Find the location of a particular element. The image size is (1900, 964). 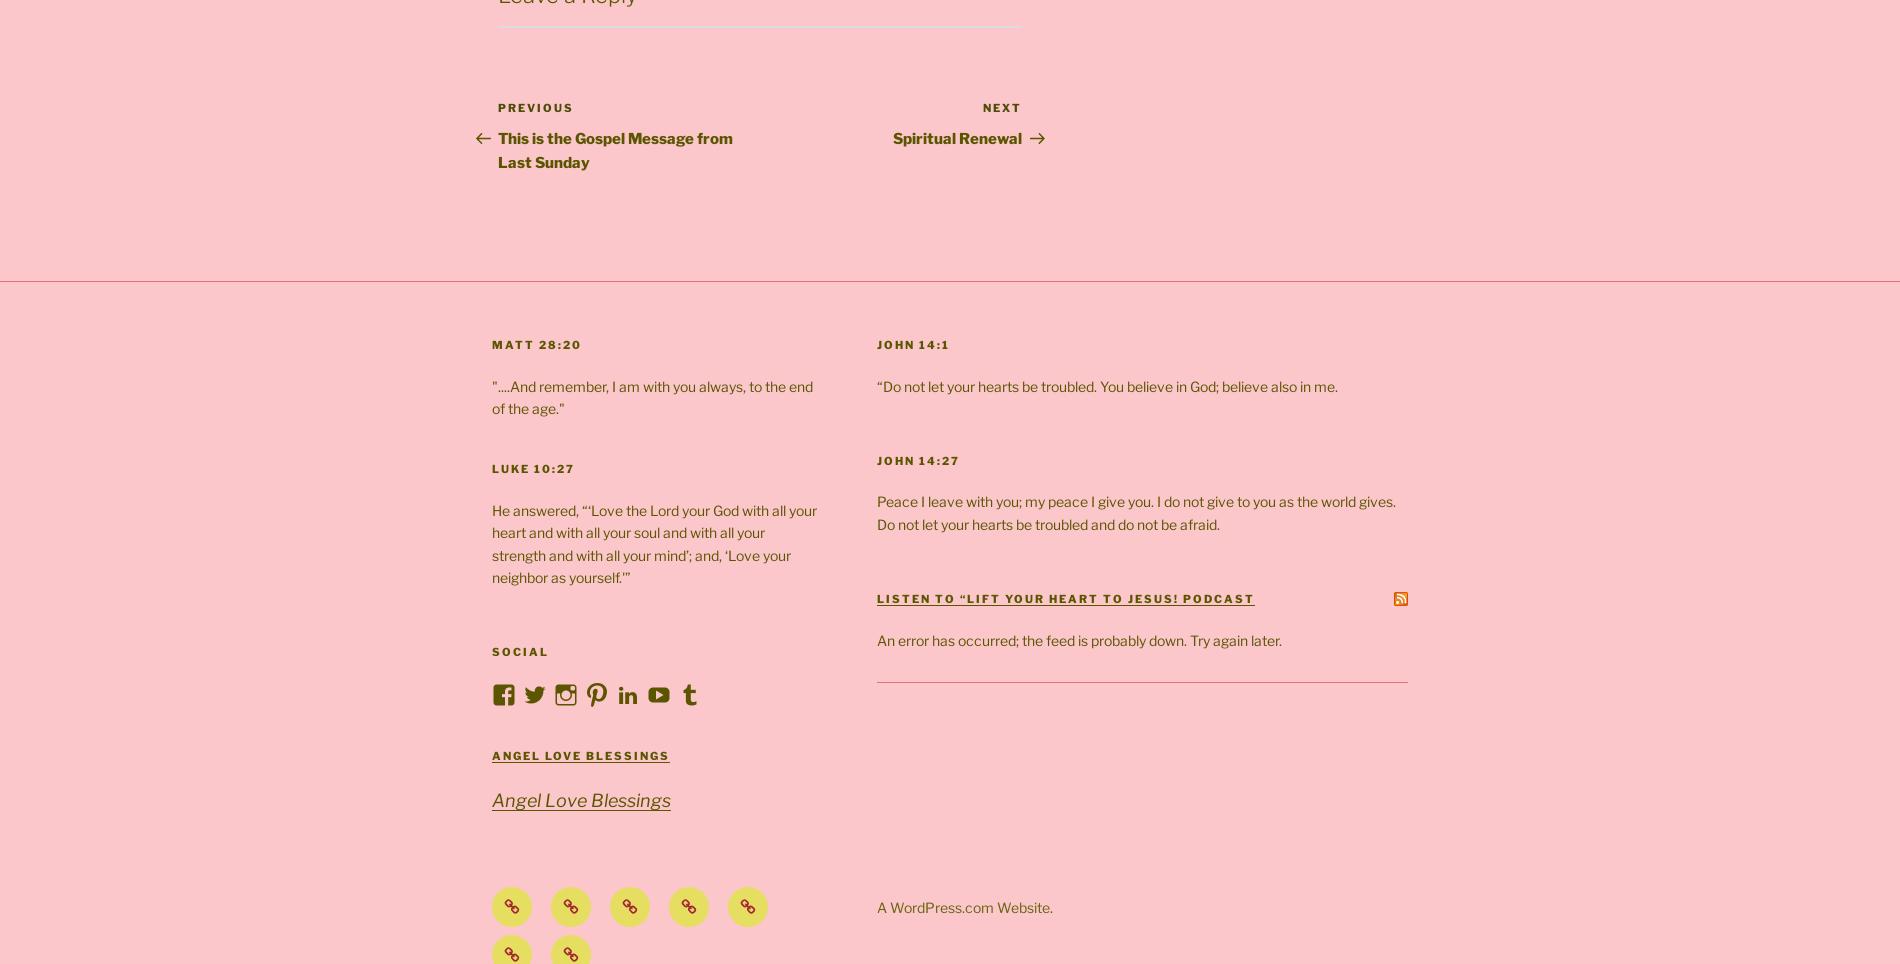

'Social' is located at coordinates (520, 650).